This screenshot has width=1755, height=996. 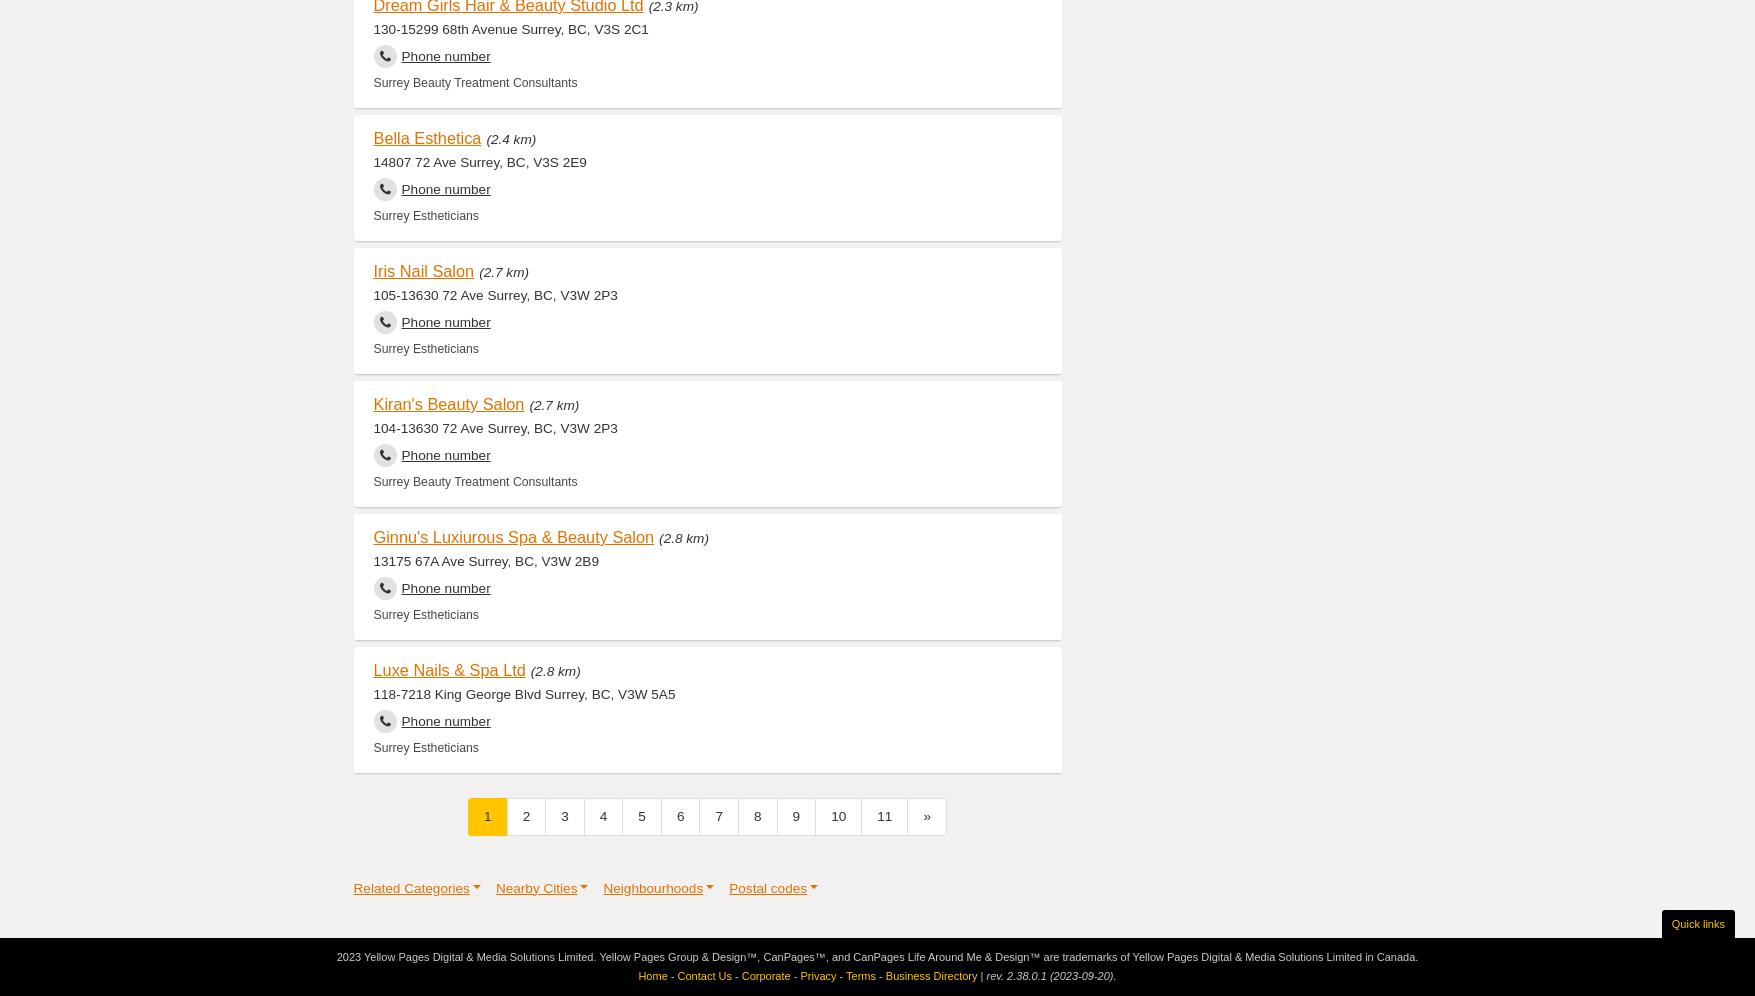 What do you see at coordinates (764, 973) in the screenshot?
I see `'Corporate'` at bounding box center [764, 973].